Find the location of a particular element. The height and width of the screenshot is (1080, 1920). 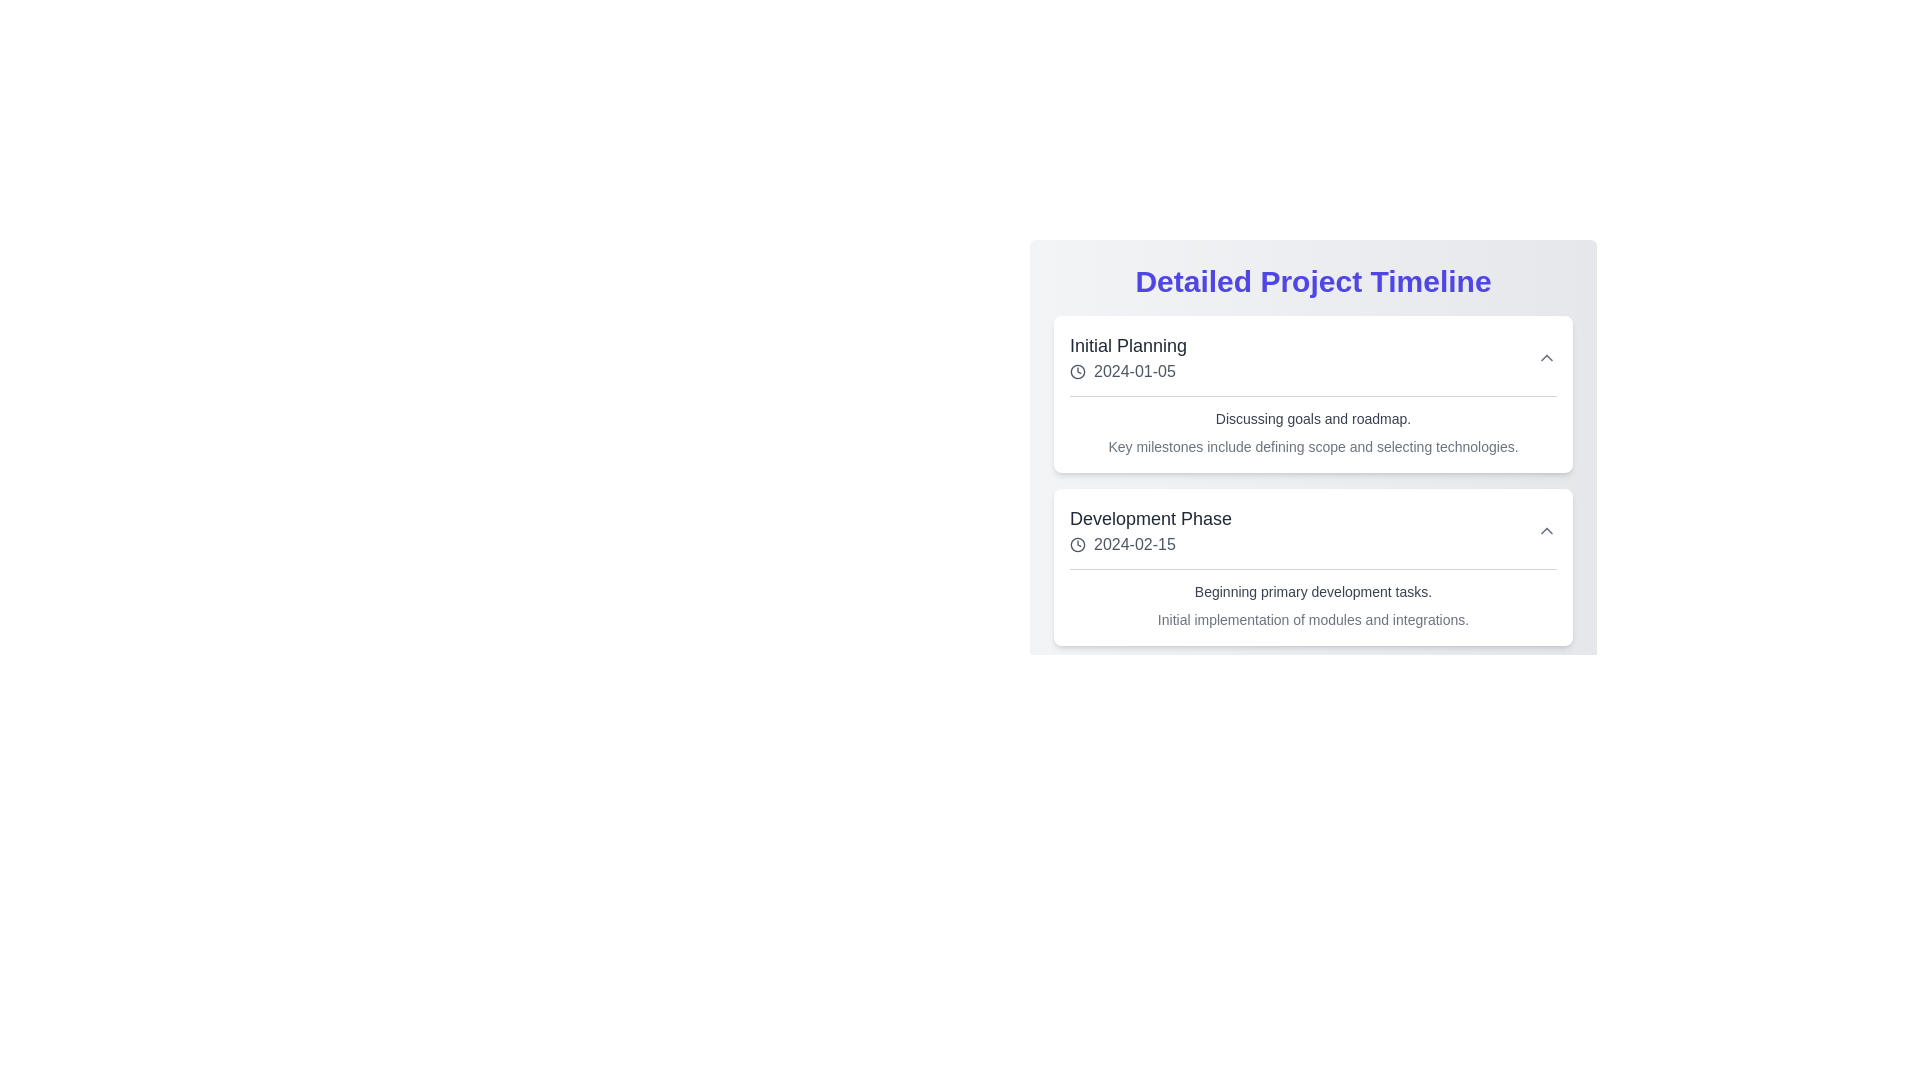

the displayed date value '2024-01-05' located below the 'Initial Planning' section title in the project timeline layout is located at coordinates (1128, 371).